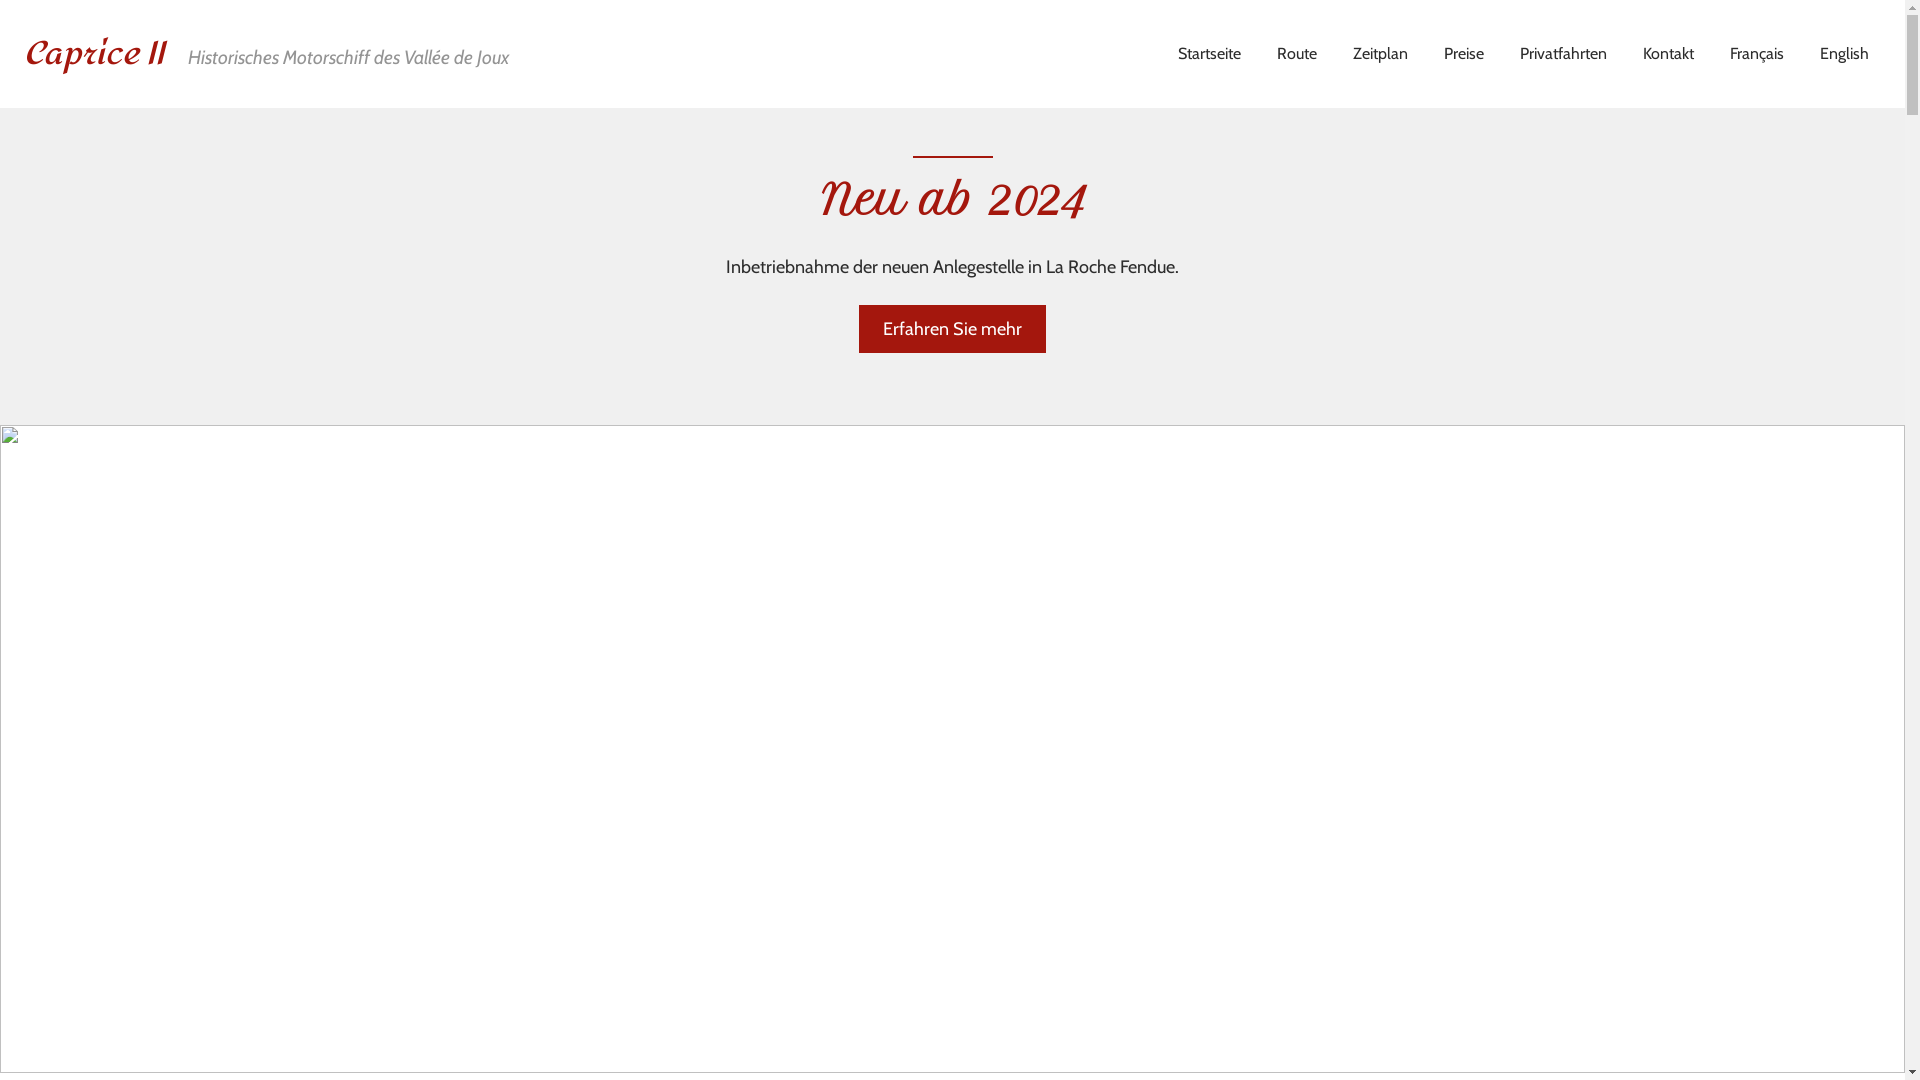 This screenshot has height=1080, width=1920. I want to click on 'Zeitplan', so click(1340, 53).